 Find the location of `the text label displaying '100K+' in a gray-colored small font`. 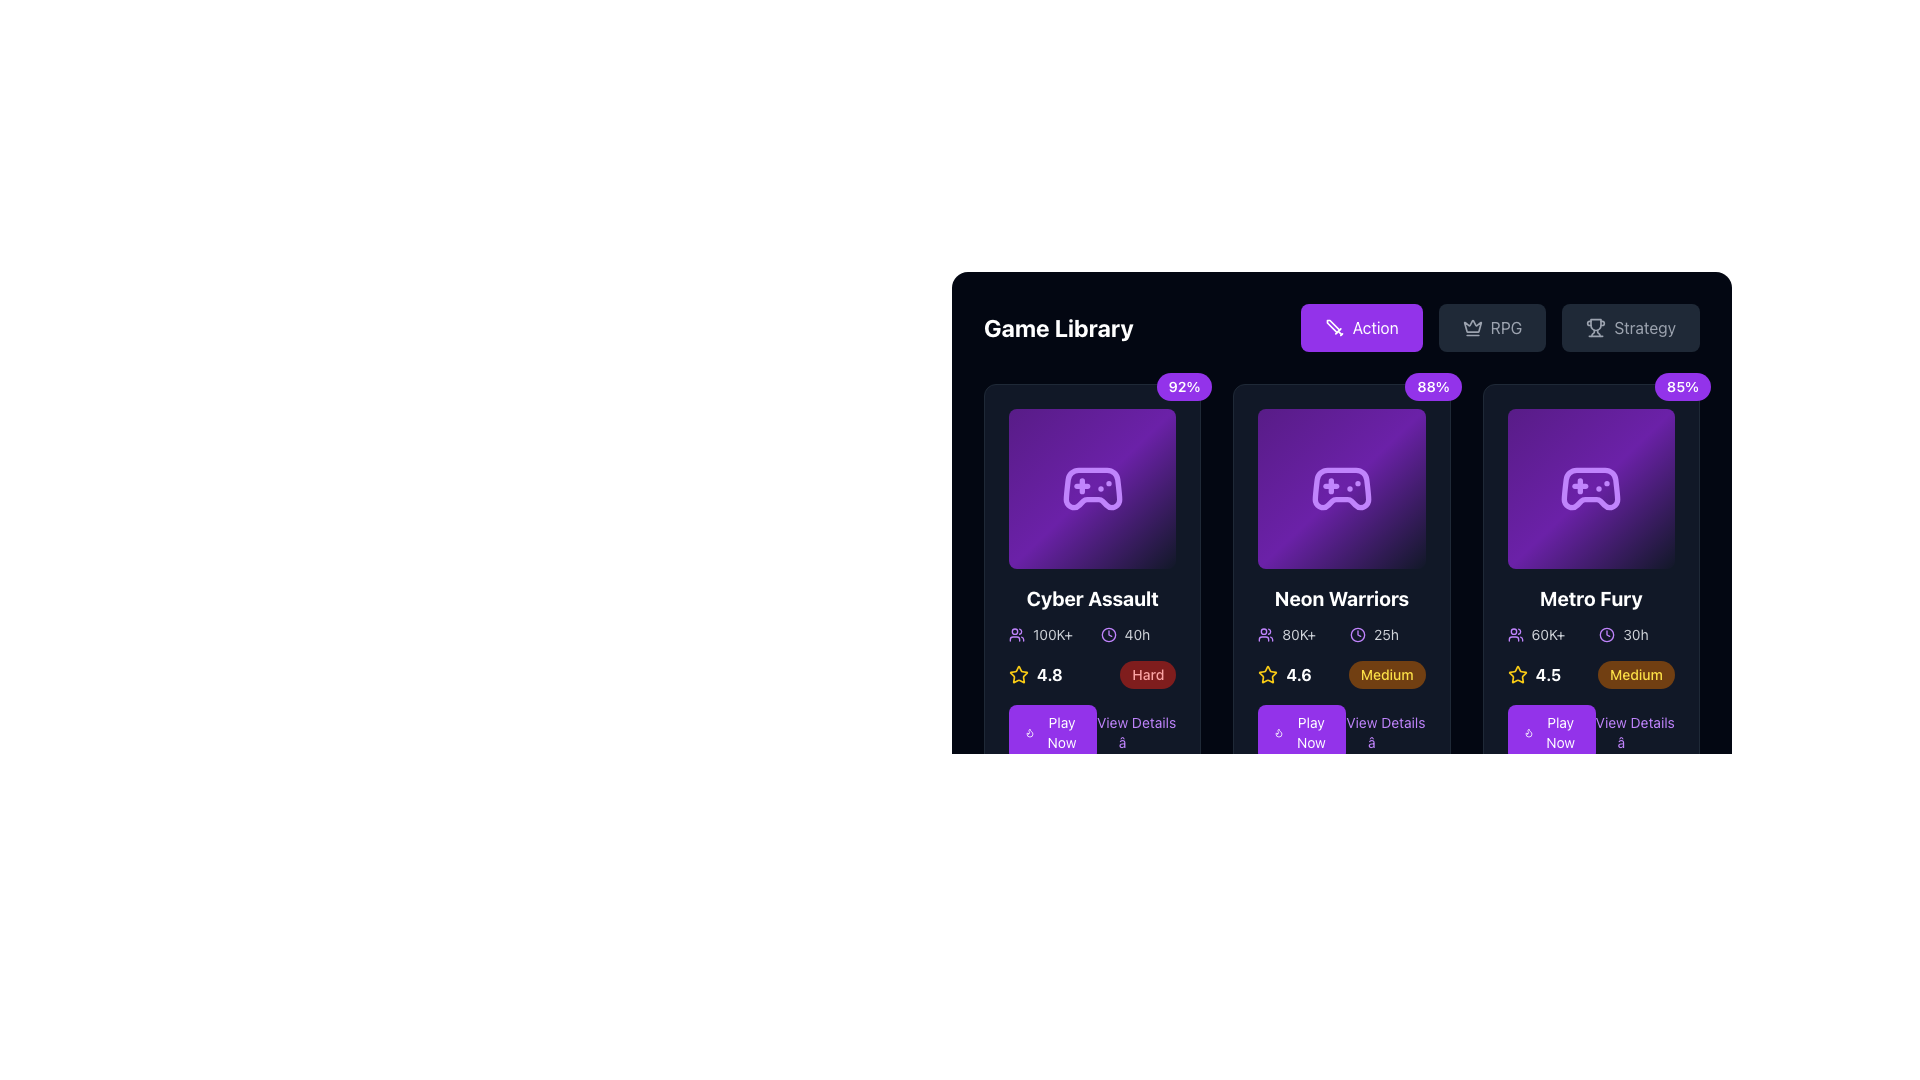

the text label displaying '100K+' in a gray-colored small font is located at coordinates (1051, 635).